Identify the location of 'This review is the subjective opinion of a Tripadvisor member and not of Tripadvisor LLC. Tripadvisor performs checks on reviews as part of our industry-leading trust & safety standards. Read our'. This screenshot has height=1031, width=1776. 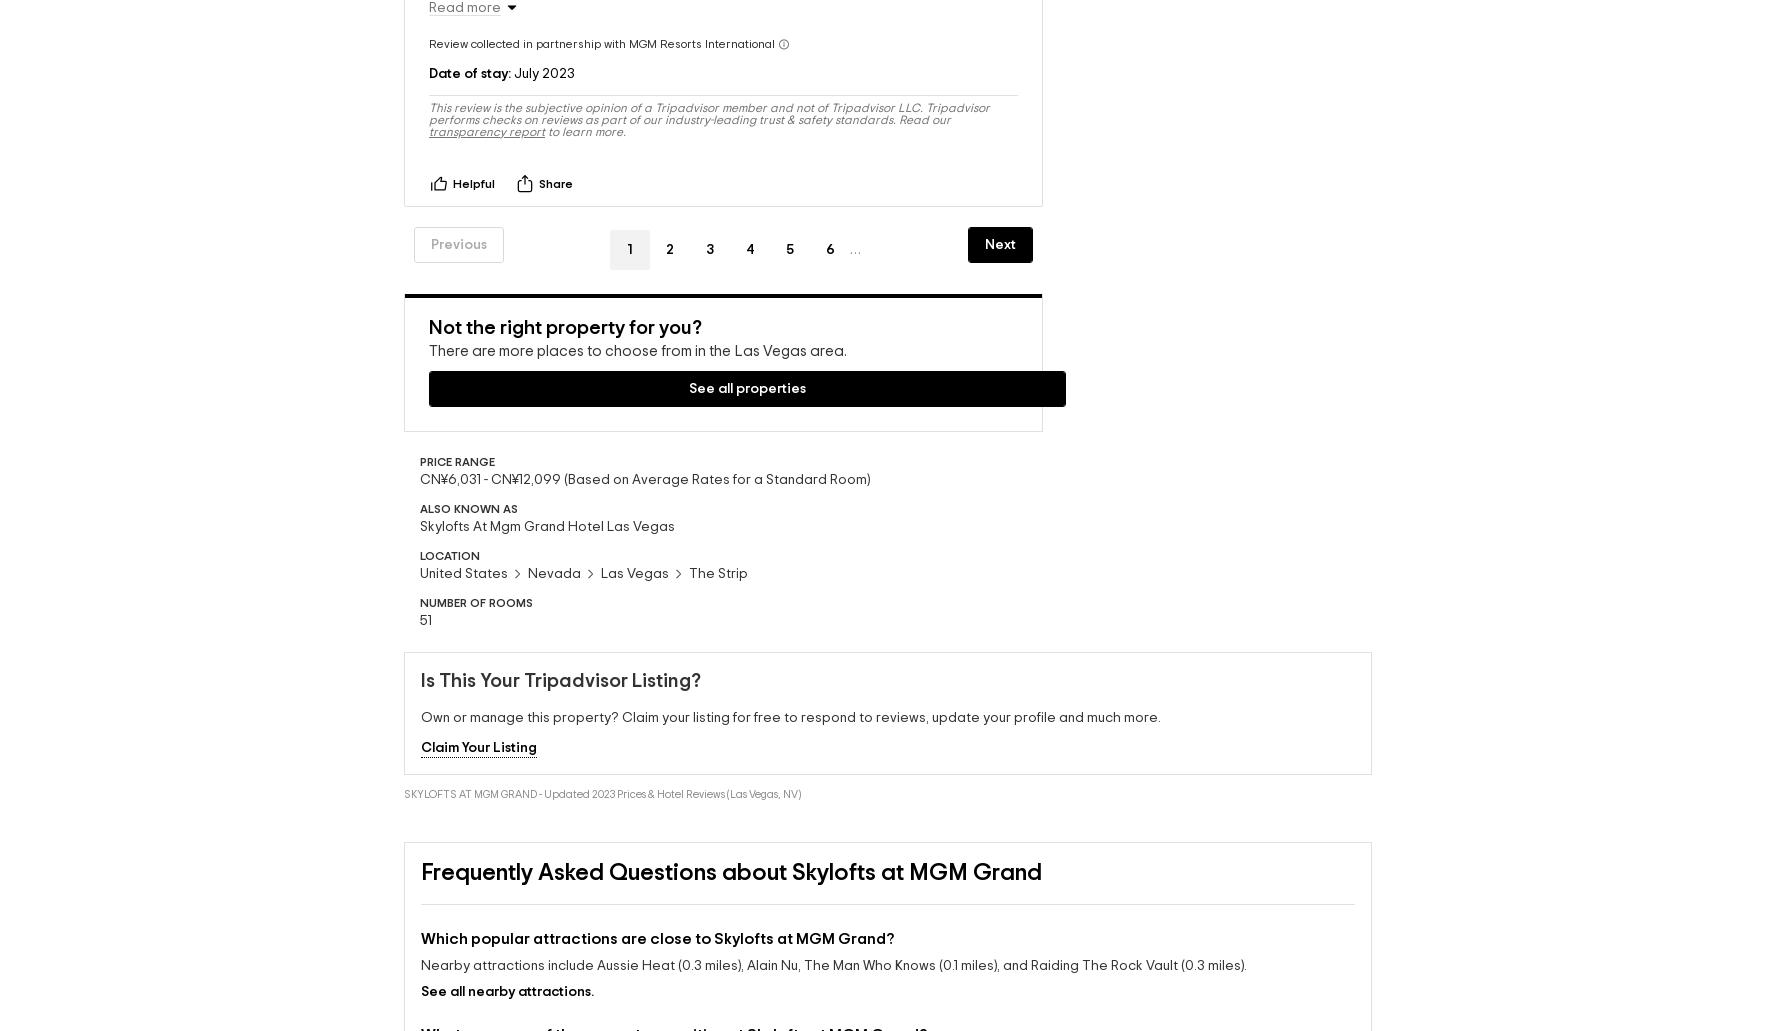
(709, 81).